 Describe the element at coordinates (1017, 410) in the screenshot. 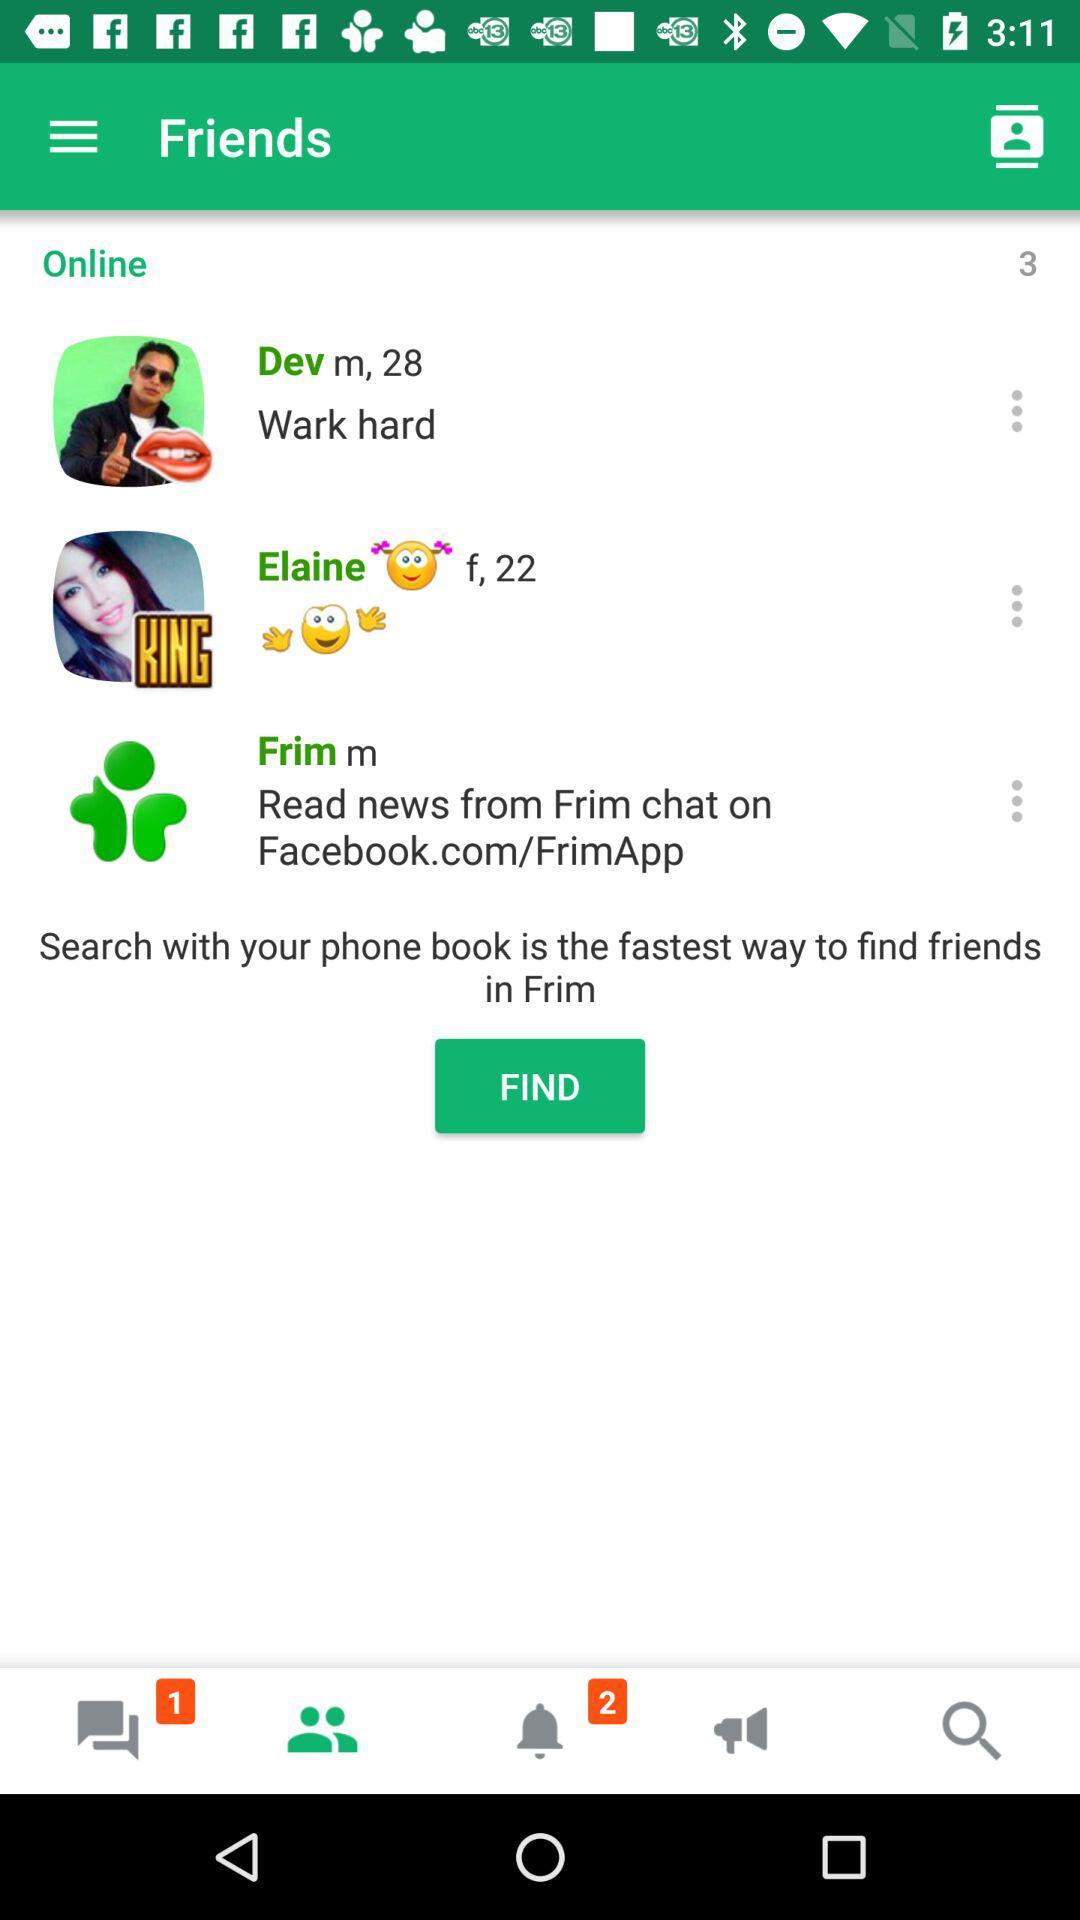

I see `open up options` at that location.